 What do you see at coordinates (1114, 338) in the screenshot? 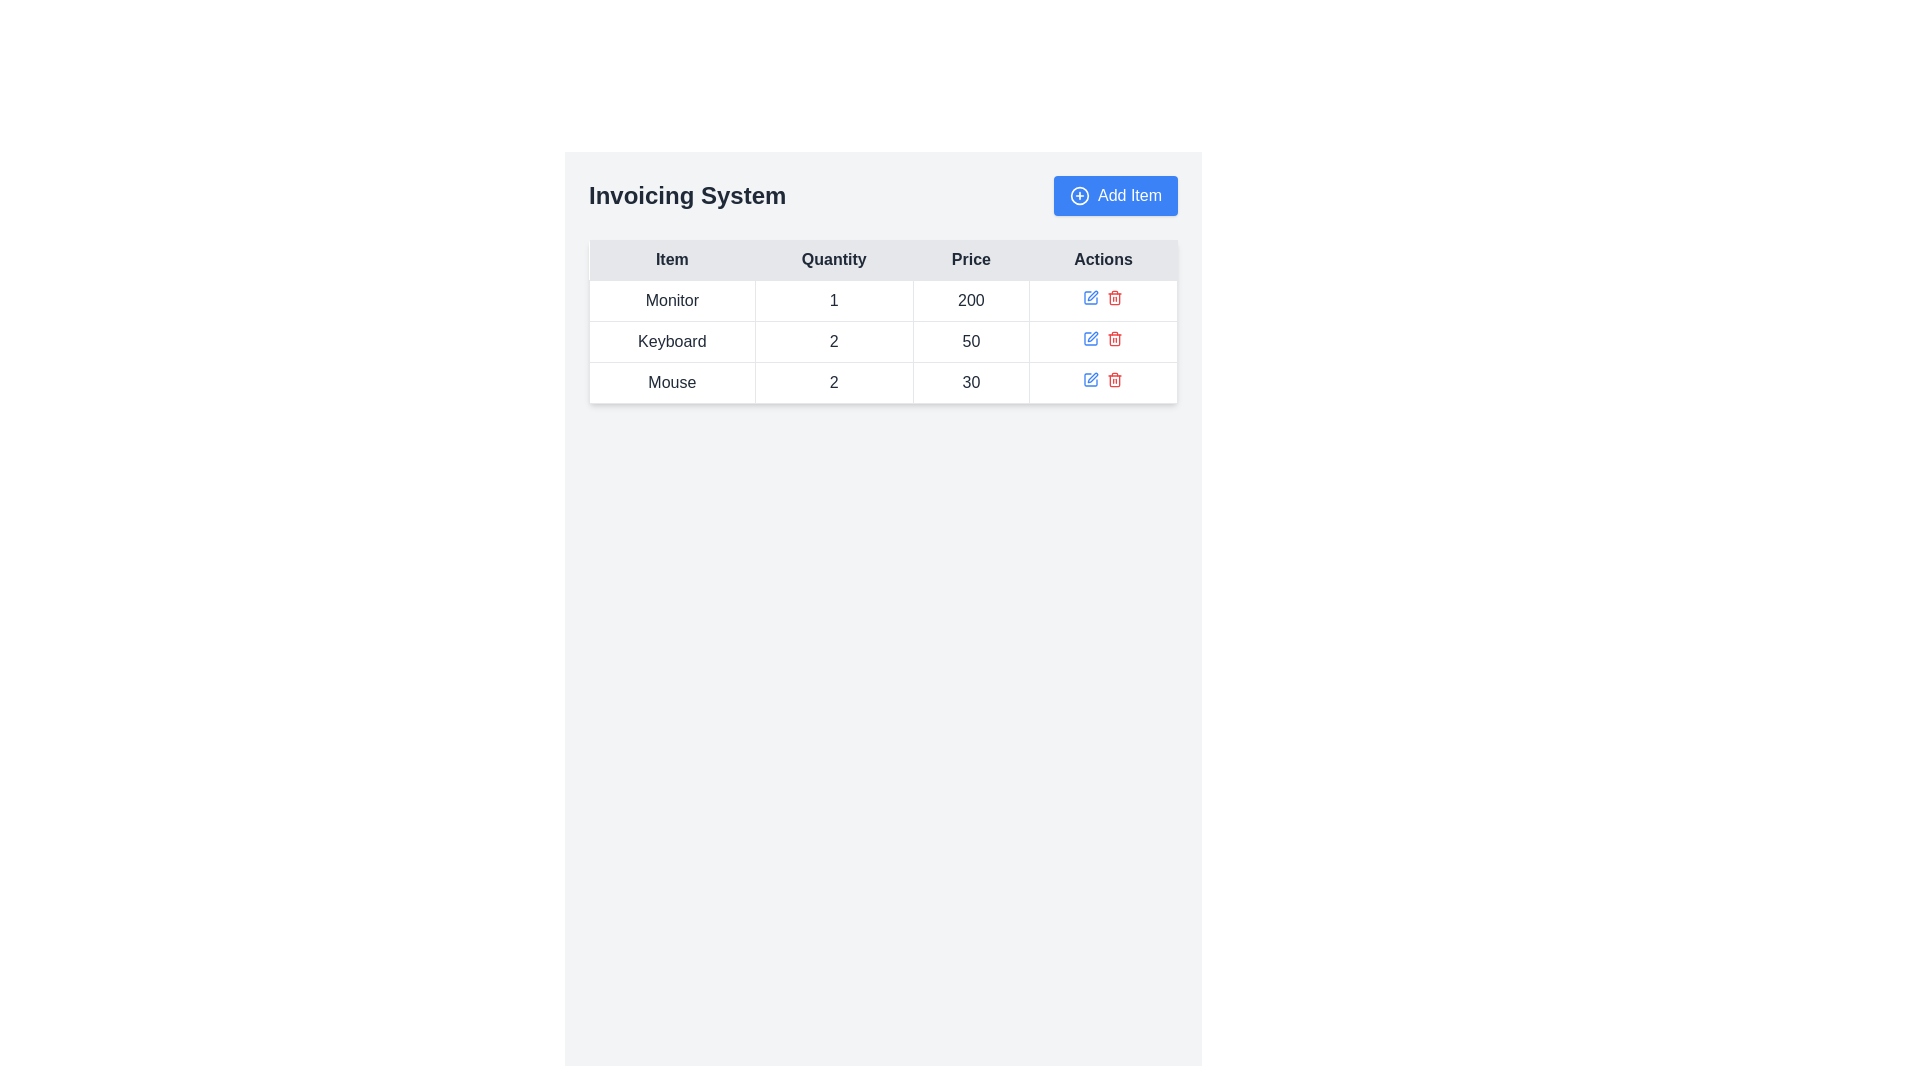
I see `the small red trash can icon in the third row of the 'Actions' column to observe any tooltip or visual feedback` at bounding box center [1114, 338].